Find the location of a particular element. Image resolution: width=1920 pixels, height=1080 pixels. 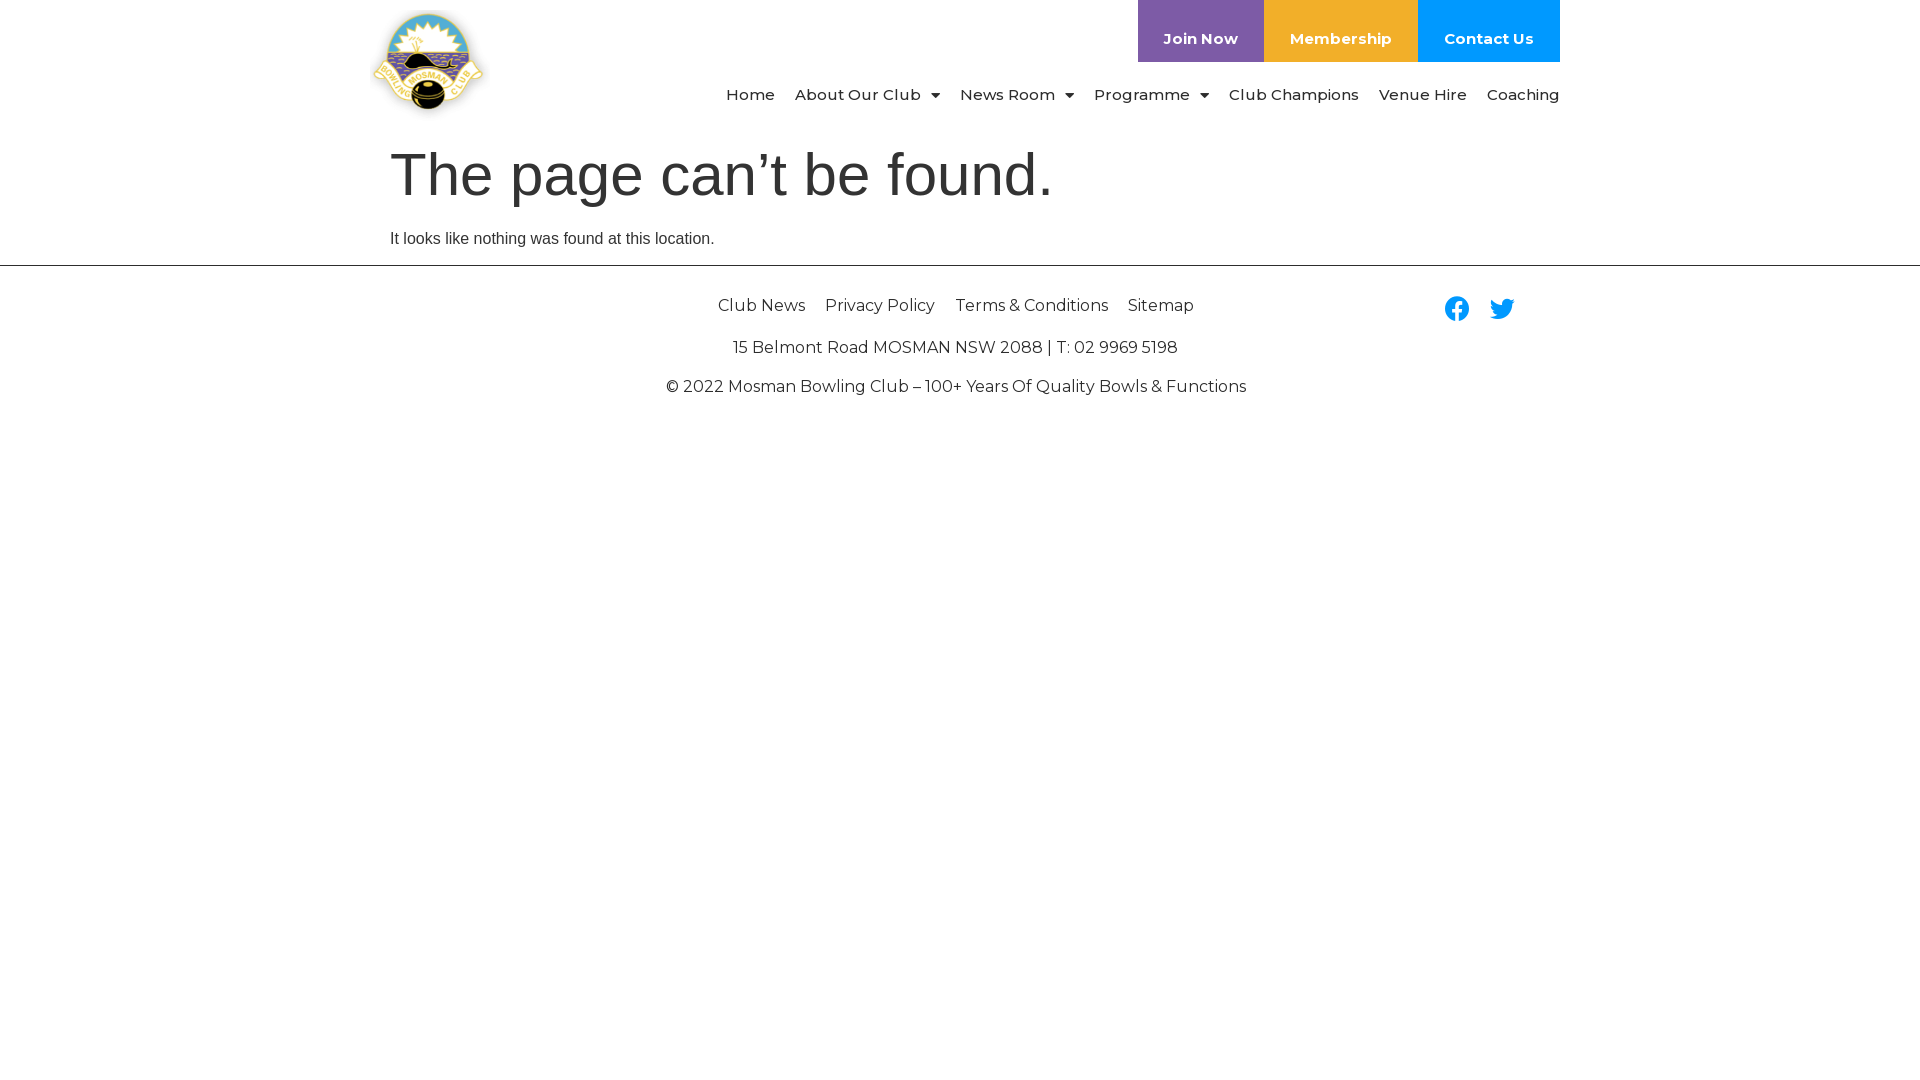

'02 9969 5198' is located at coordinates (1126, 346).